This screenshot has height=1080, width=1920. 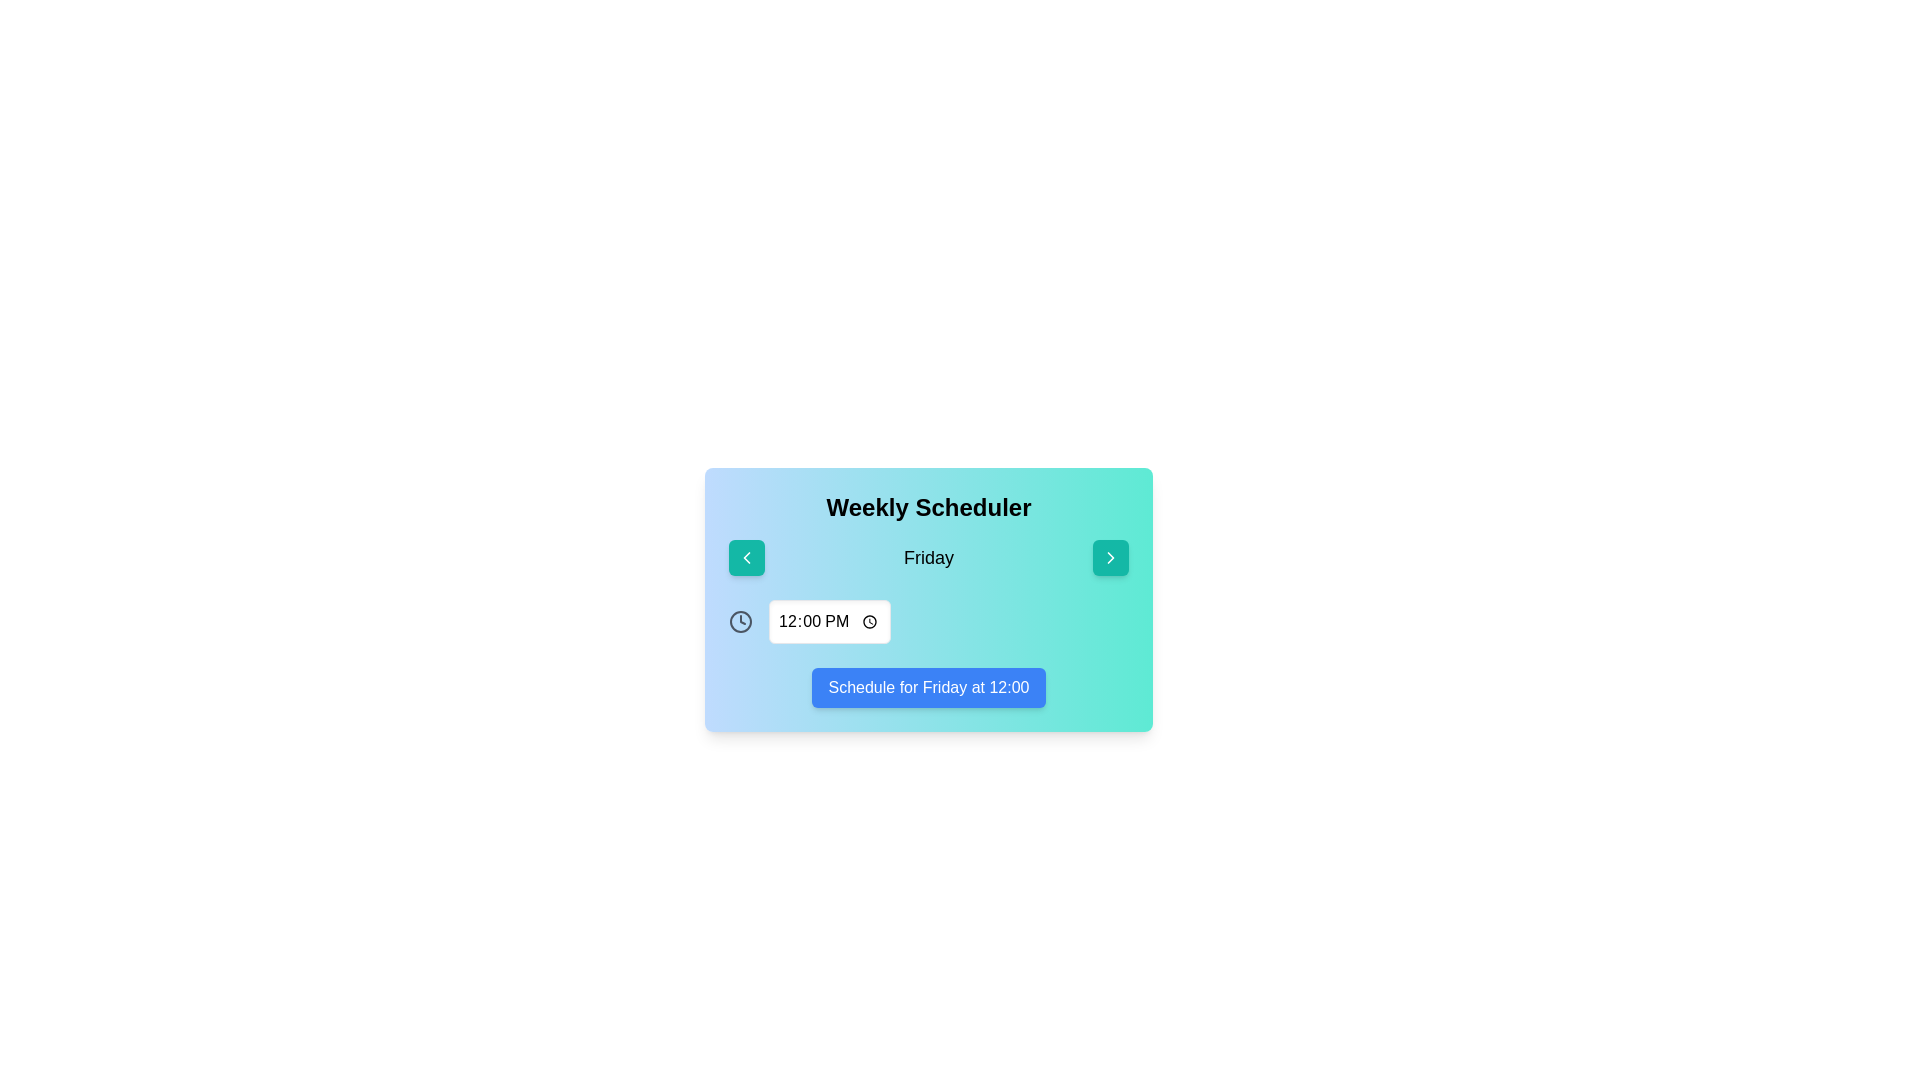 I want to click on the blue button labeled 'Schedule for Friday at 12:00' for keyboard input, so click(x=928, y=686).